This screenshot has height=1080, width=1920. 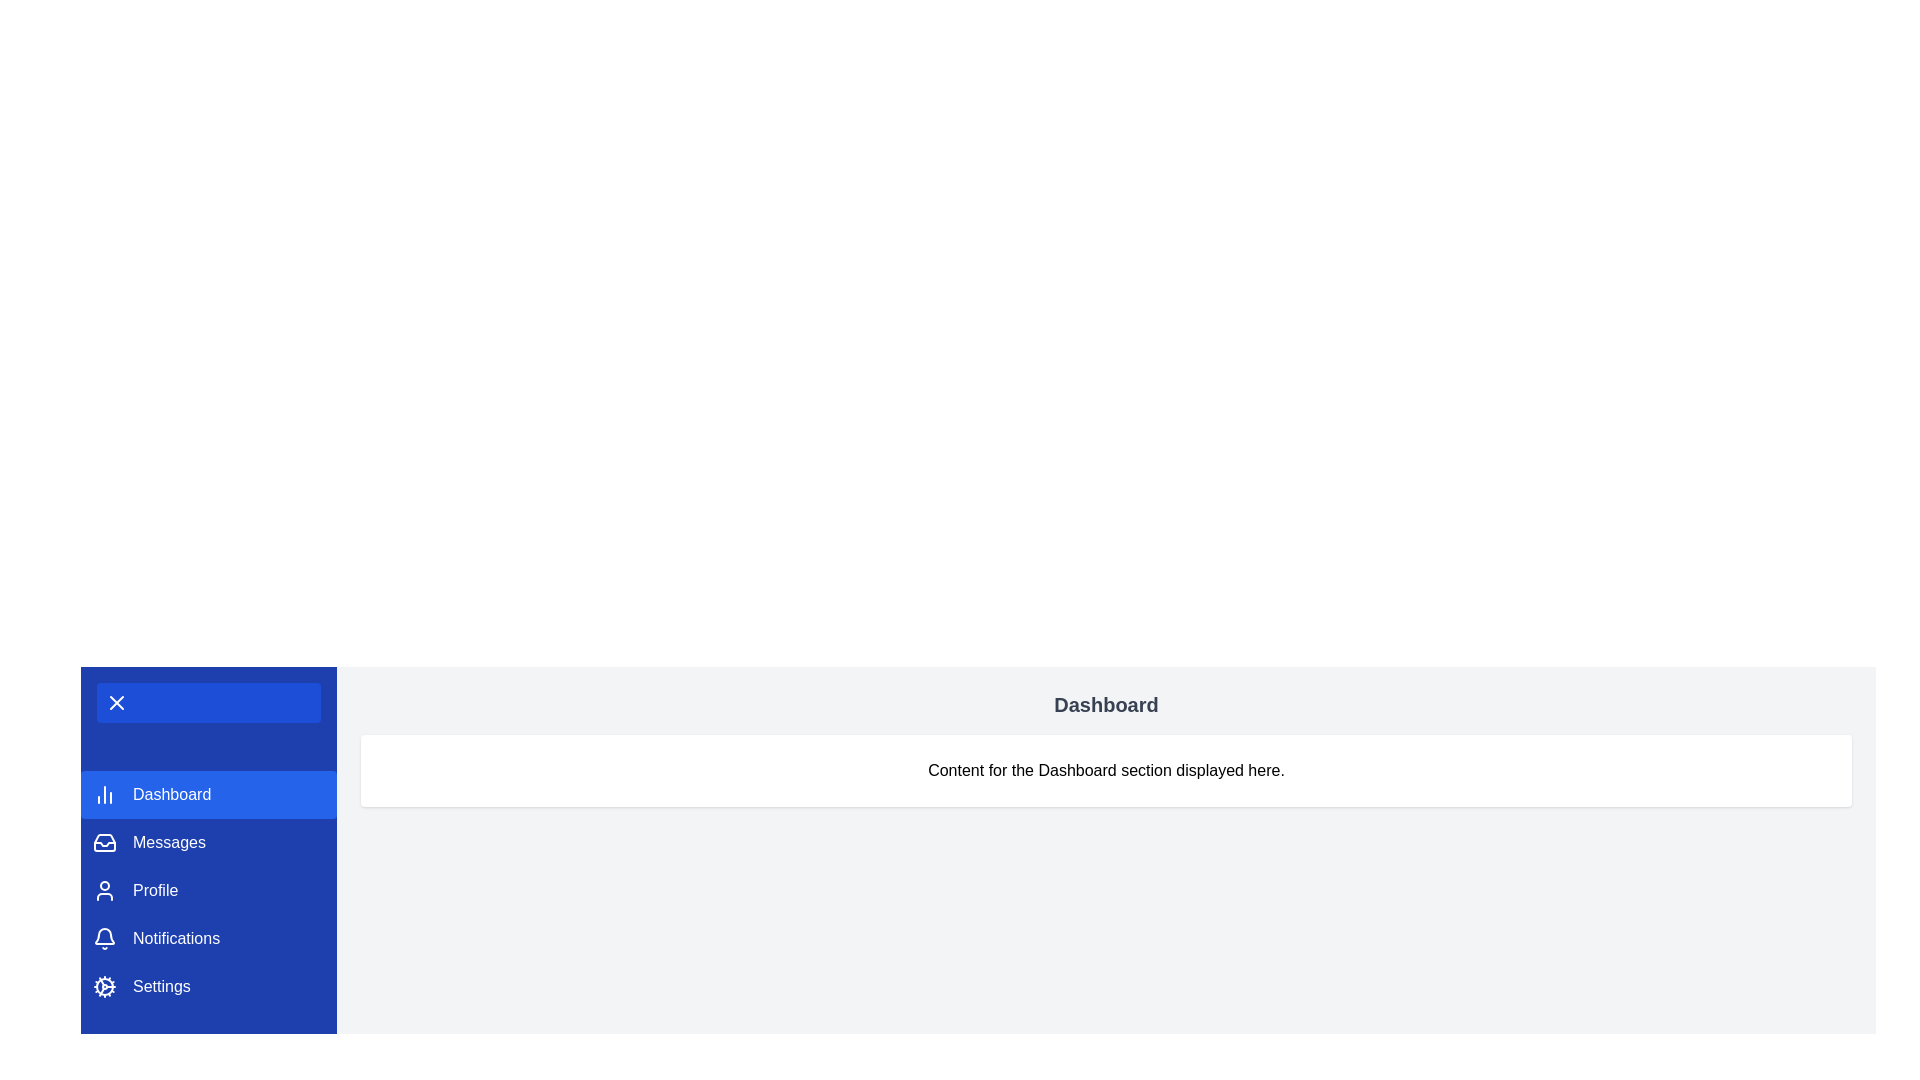 I want to click on the 'Notifications' menu item, which is a button with a bell icon and white text on a blue background, to change its background color, so click(x=209, y=938).